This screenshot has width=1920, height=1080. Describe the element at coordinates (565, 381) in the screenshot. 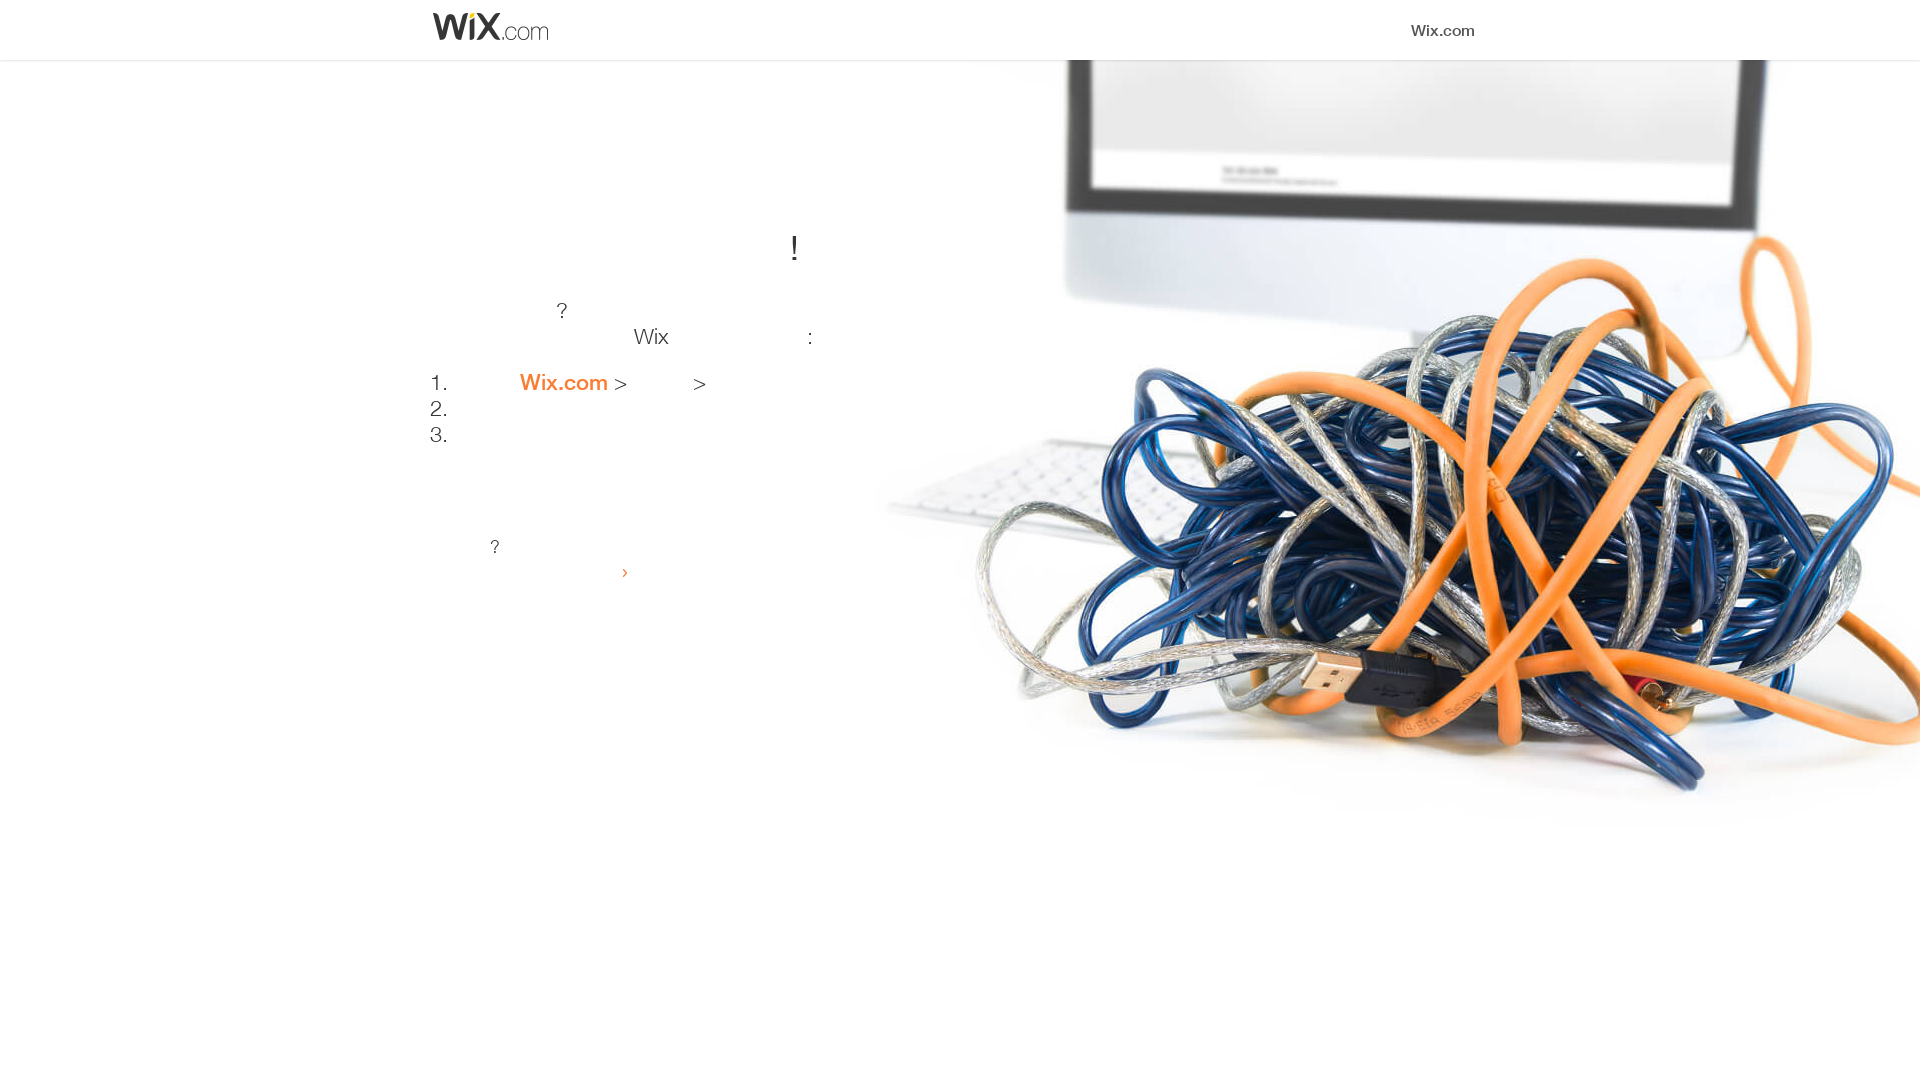

I see `'Wix.com'` at that location.